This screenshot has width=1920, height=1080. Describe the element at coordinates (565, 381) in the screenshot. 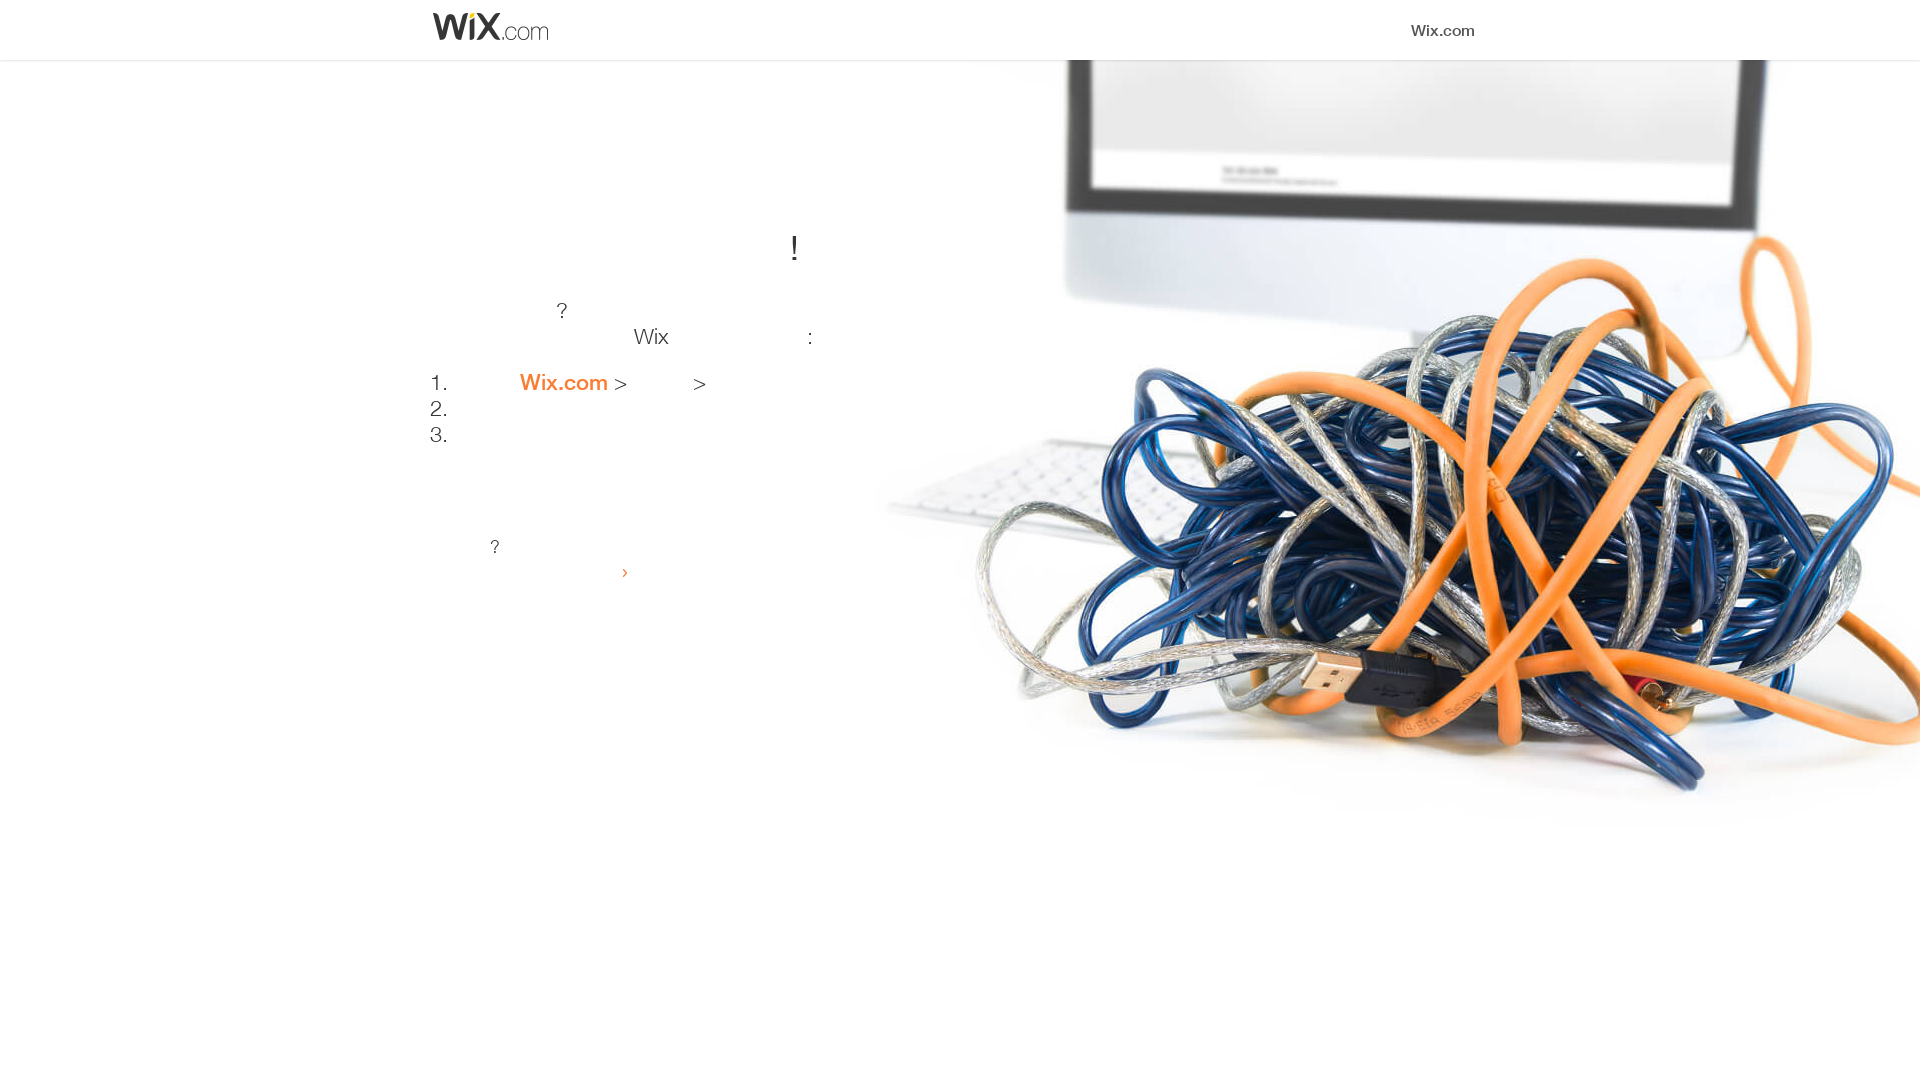

I see `'Wix.com'` at that location.